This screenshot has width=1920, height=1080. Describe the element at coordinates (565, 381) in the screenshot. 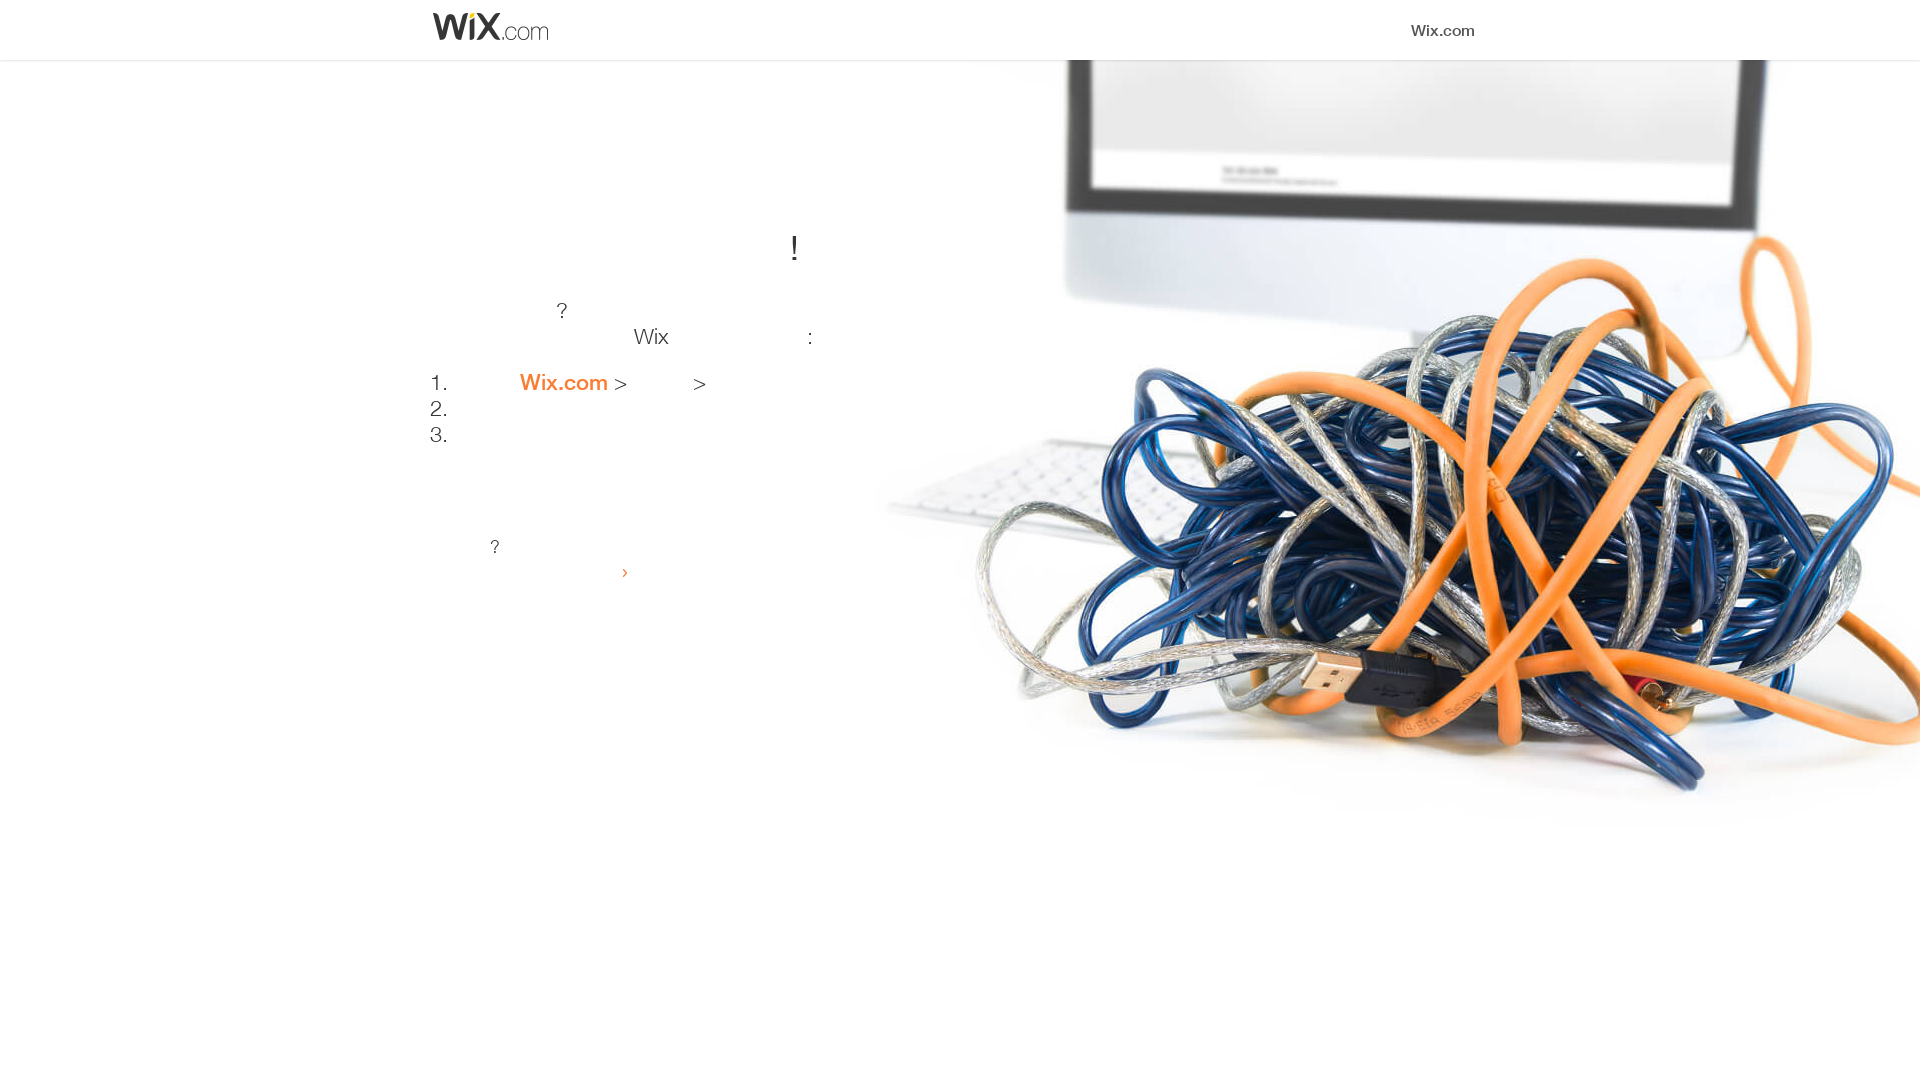

I see `'Wix.com'` at that location.